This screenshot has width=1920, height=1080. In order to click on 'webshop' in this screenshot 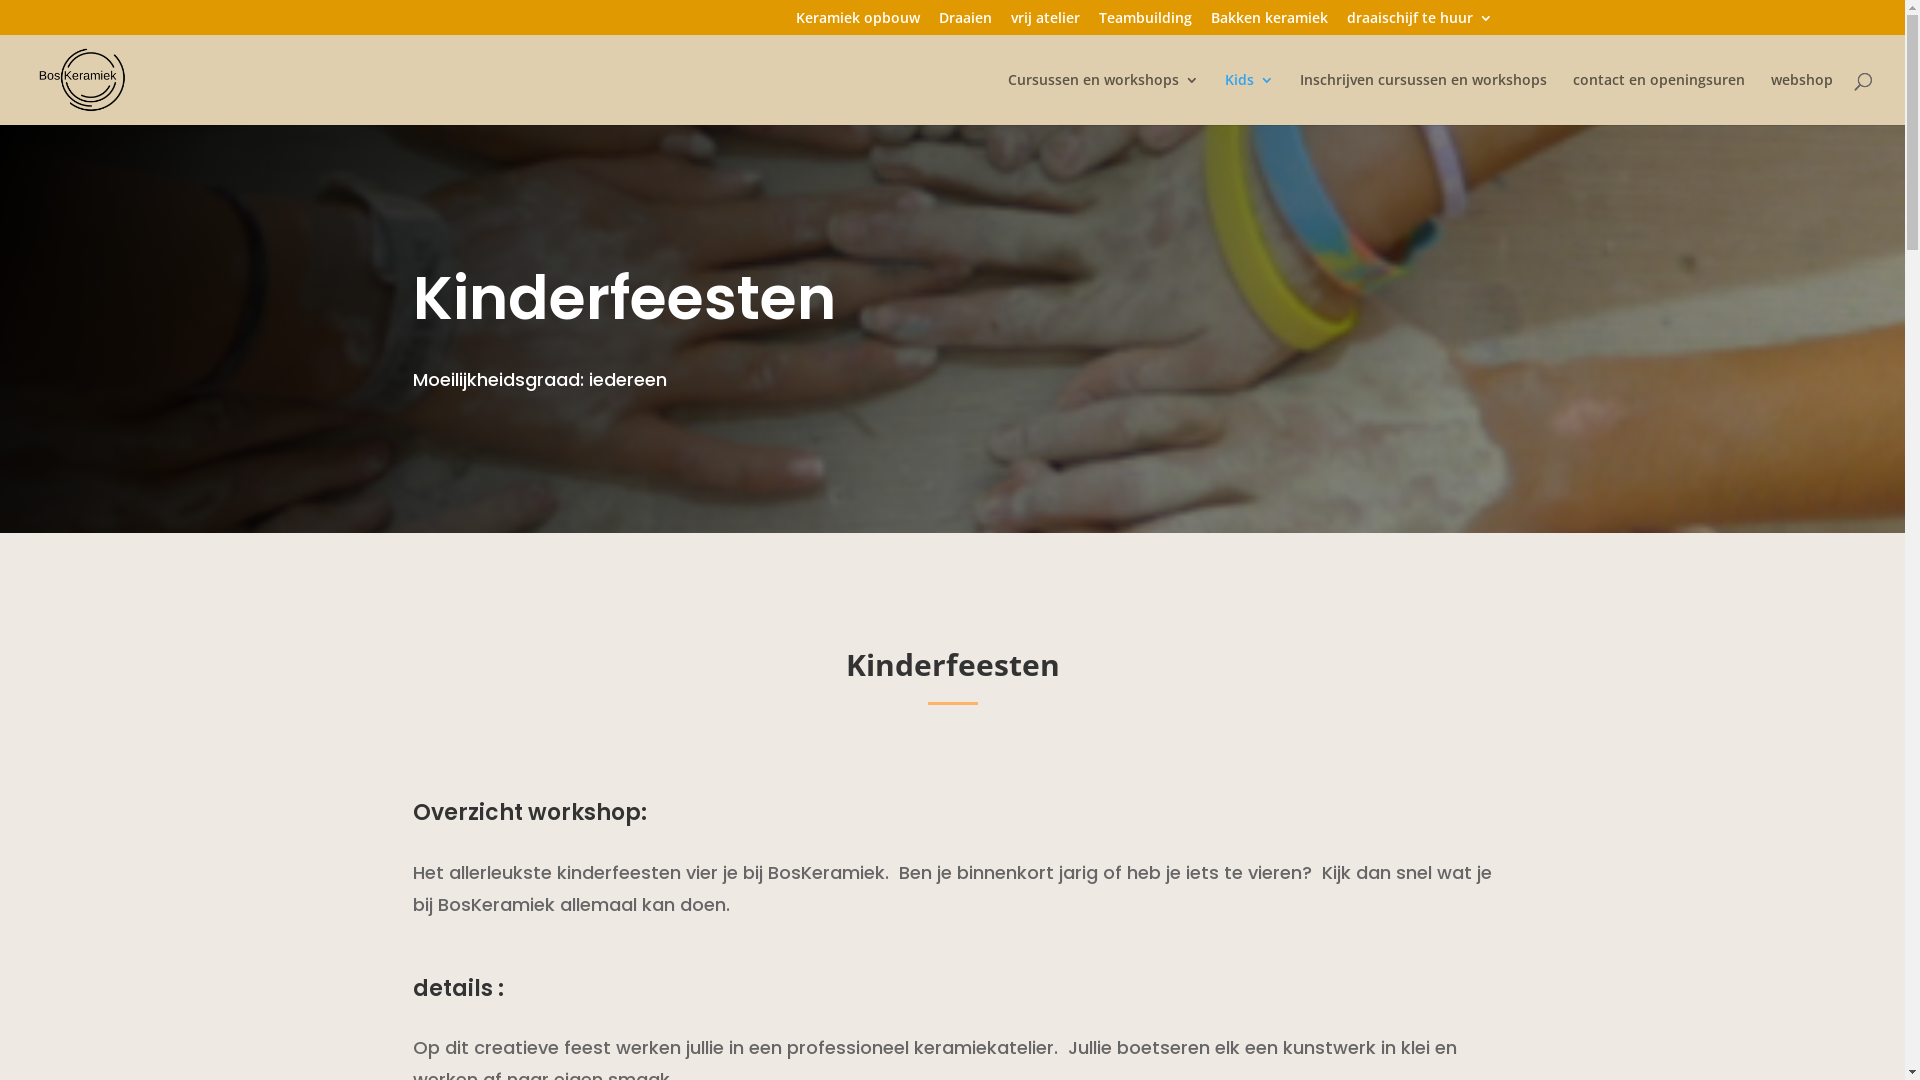, I will do `click(1801, 99)`.